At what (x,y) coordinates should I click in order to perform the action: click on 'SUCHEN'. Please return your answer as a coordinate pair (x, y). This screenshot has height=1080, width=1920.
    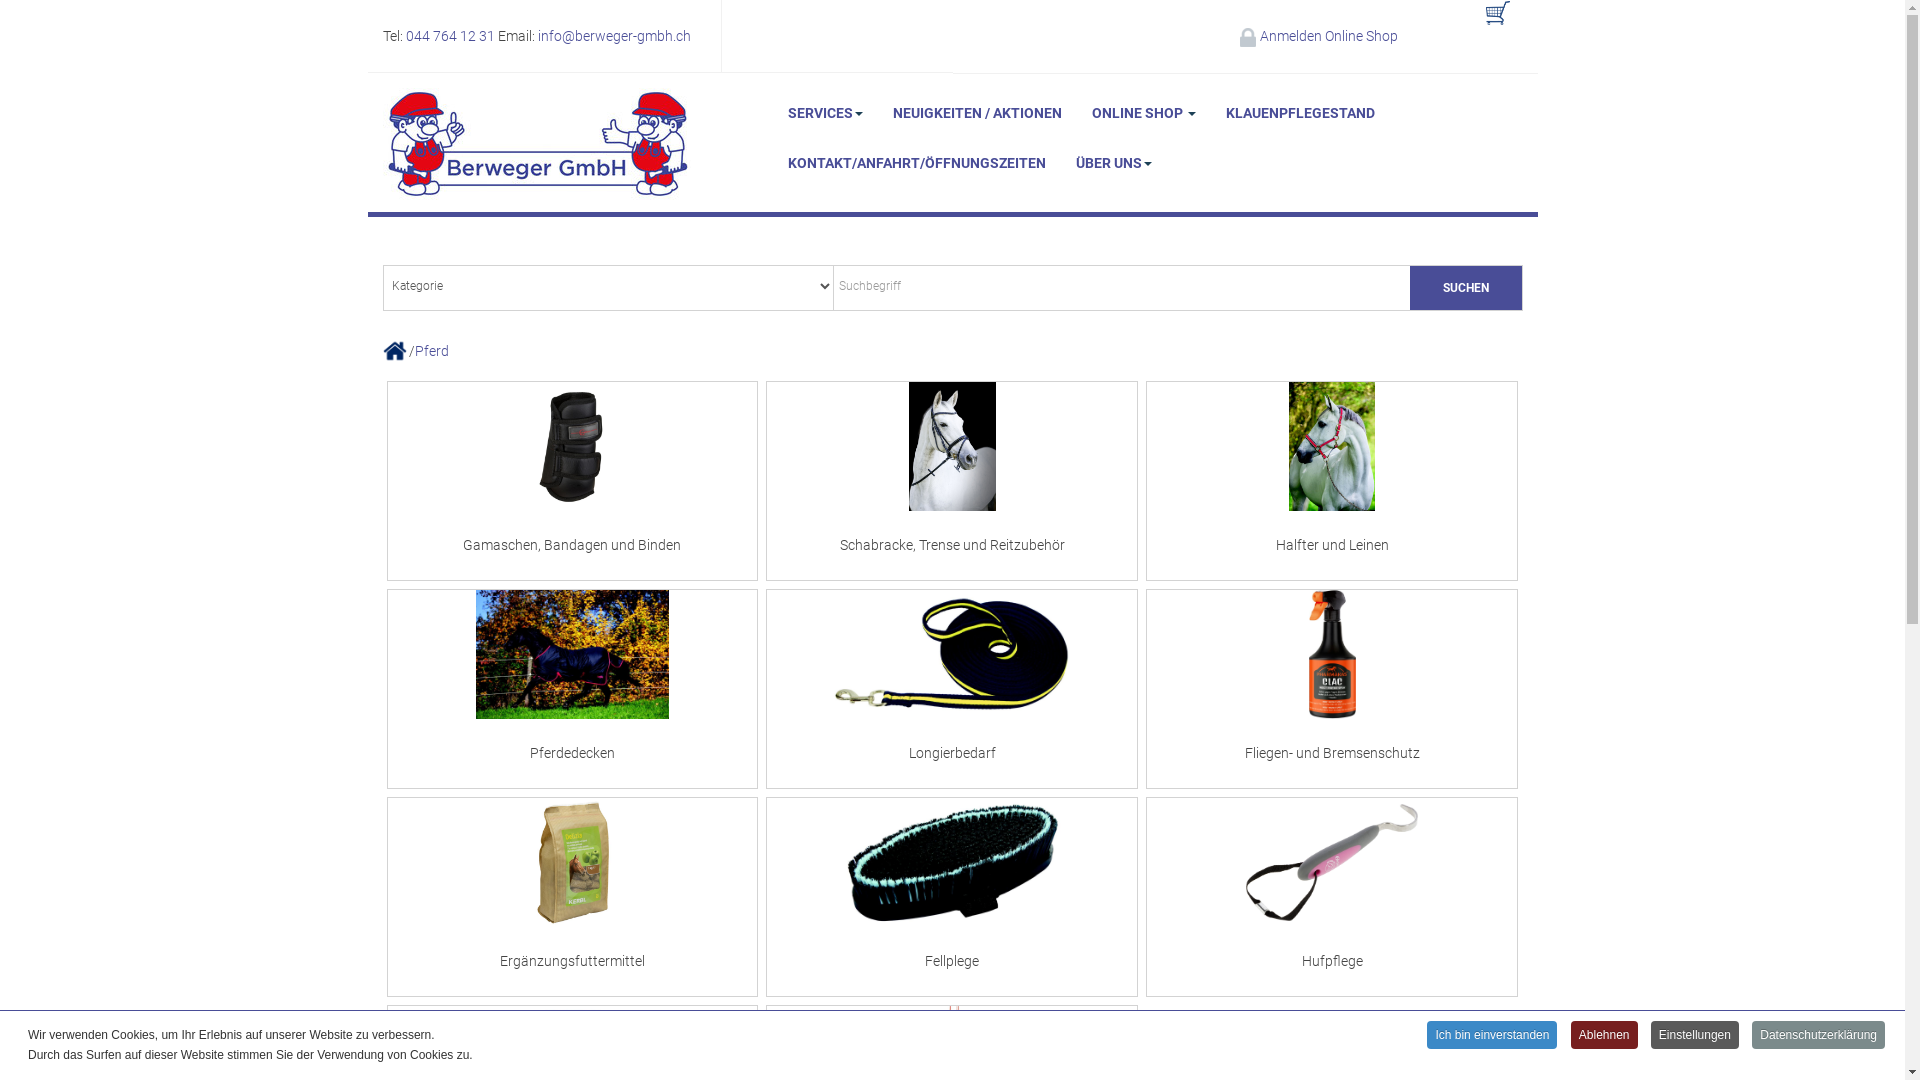
    Looking at the image, I should click on (1465, 288).